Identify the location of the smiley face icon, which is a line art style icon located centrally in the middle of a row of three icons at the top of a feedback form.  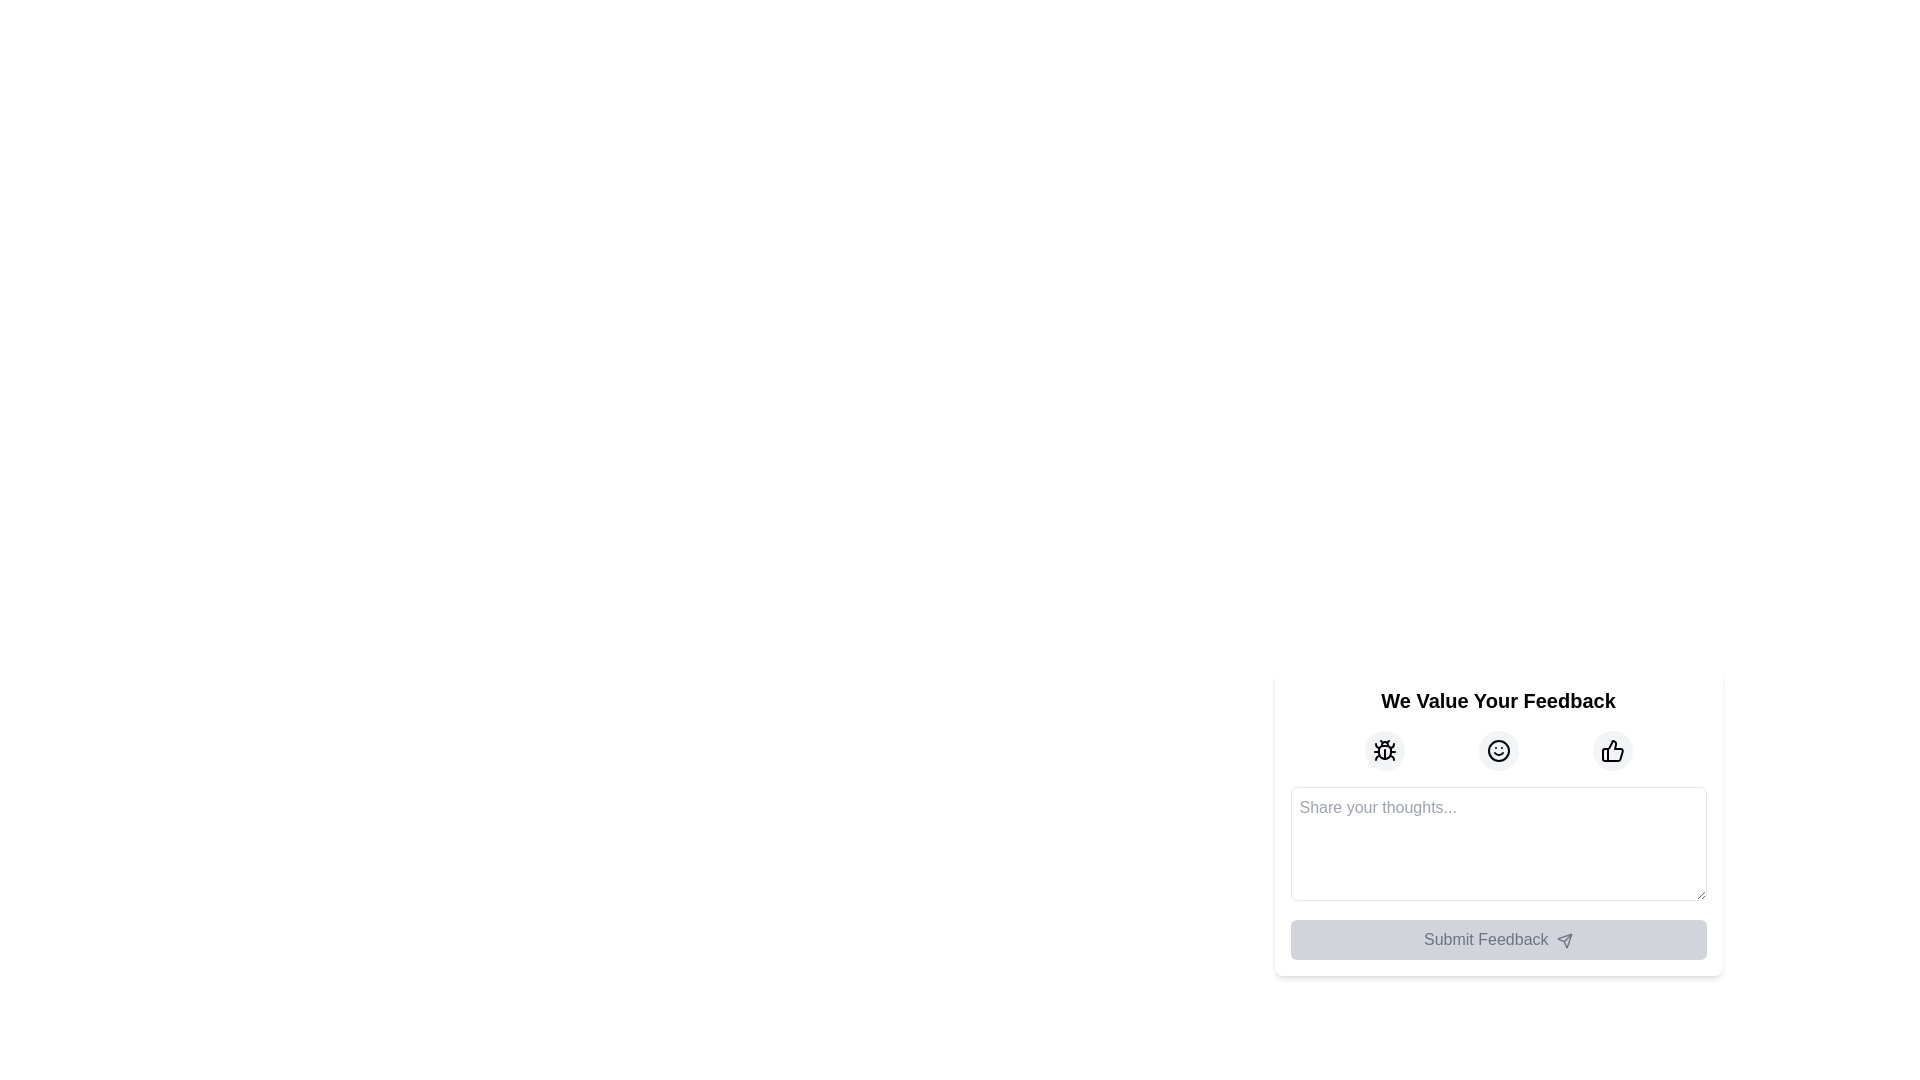
(1498, 751).